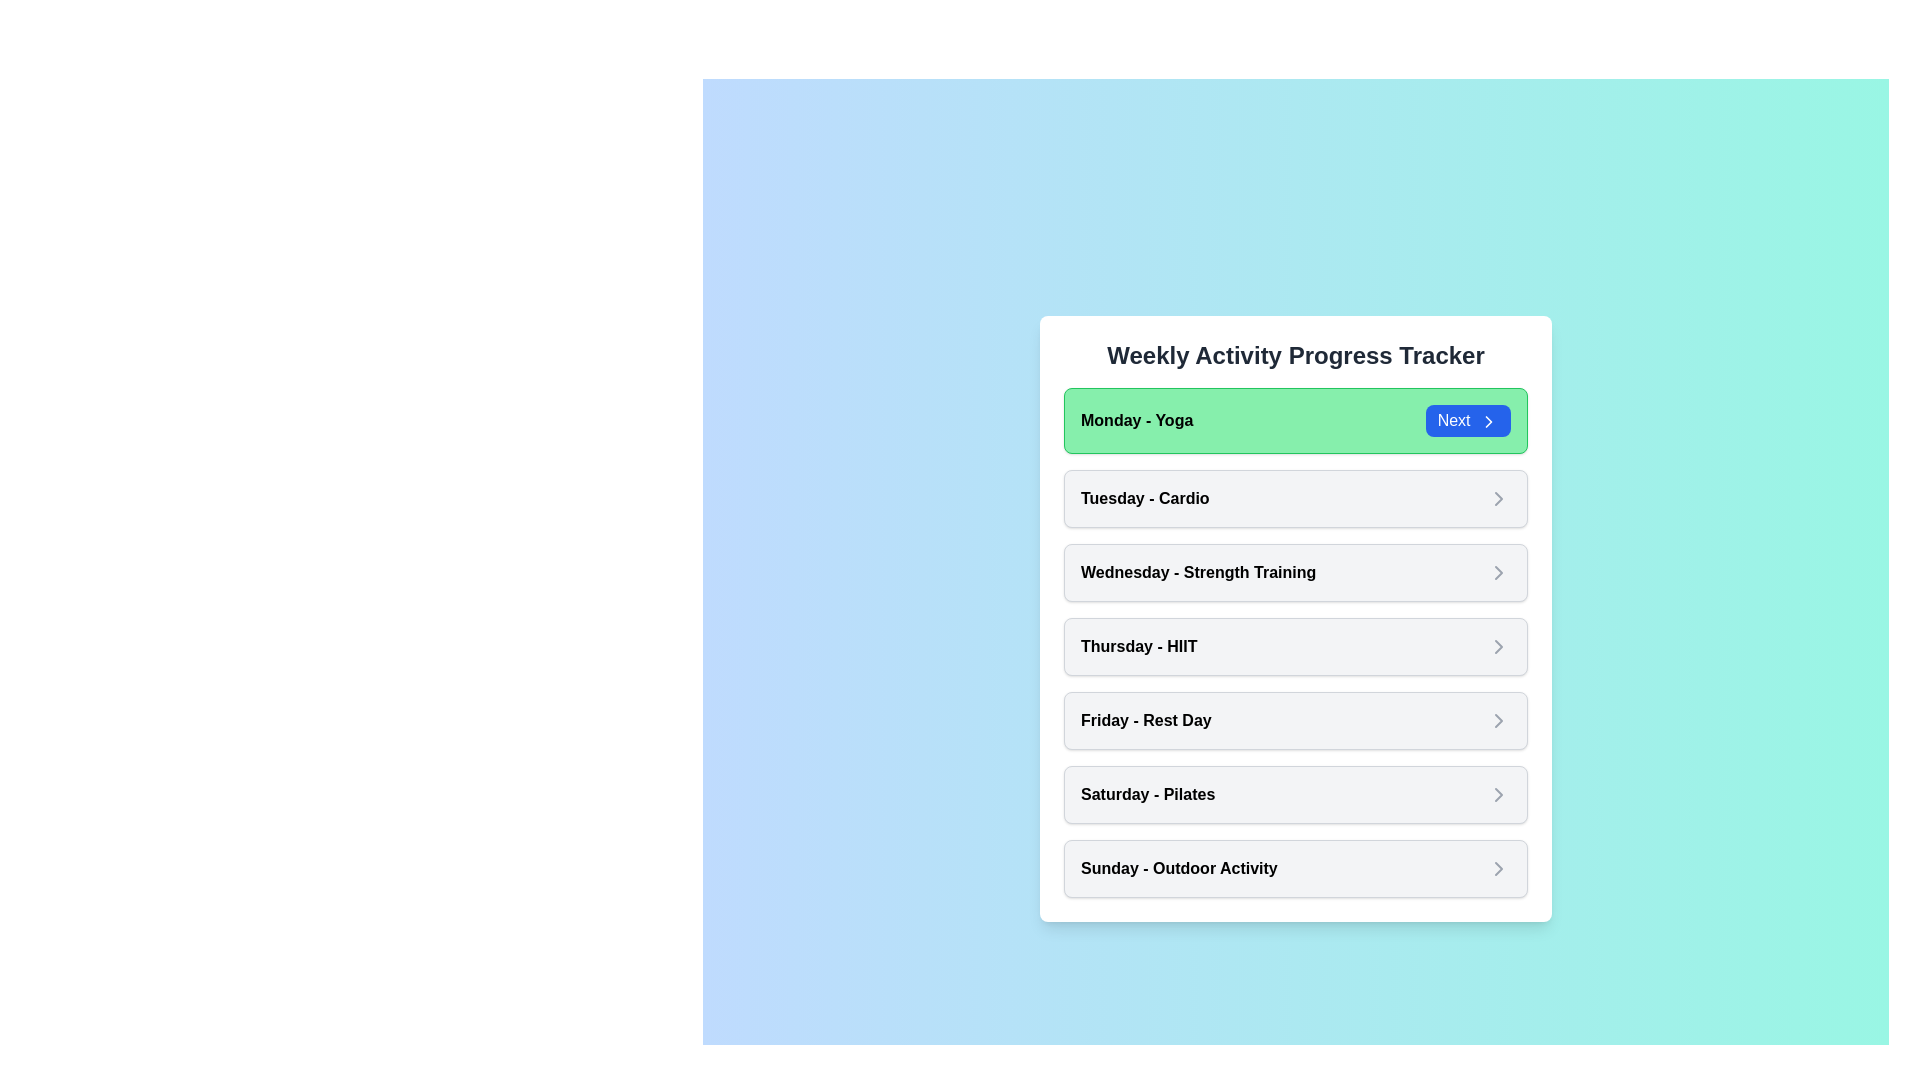 The width and height of the screenshot is (1920, 1080). Describe the element at coordinates (1296, 647) in the screenshot. I see `the fourth item in the 'Weekly Activity Progress Tracker' list` at that location.